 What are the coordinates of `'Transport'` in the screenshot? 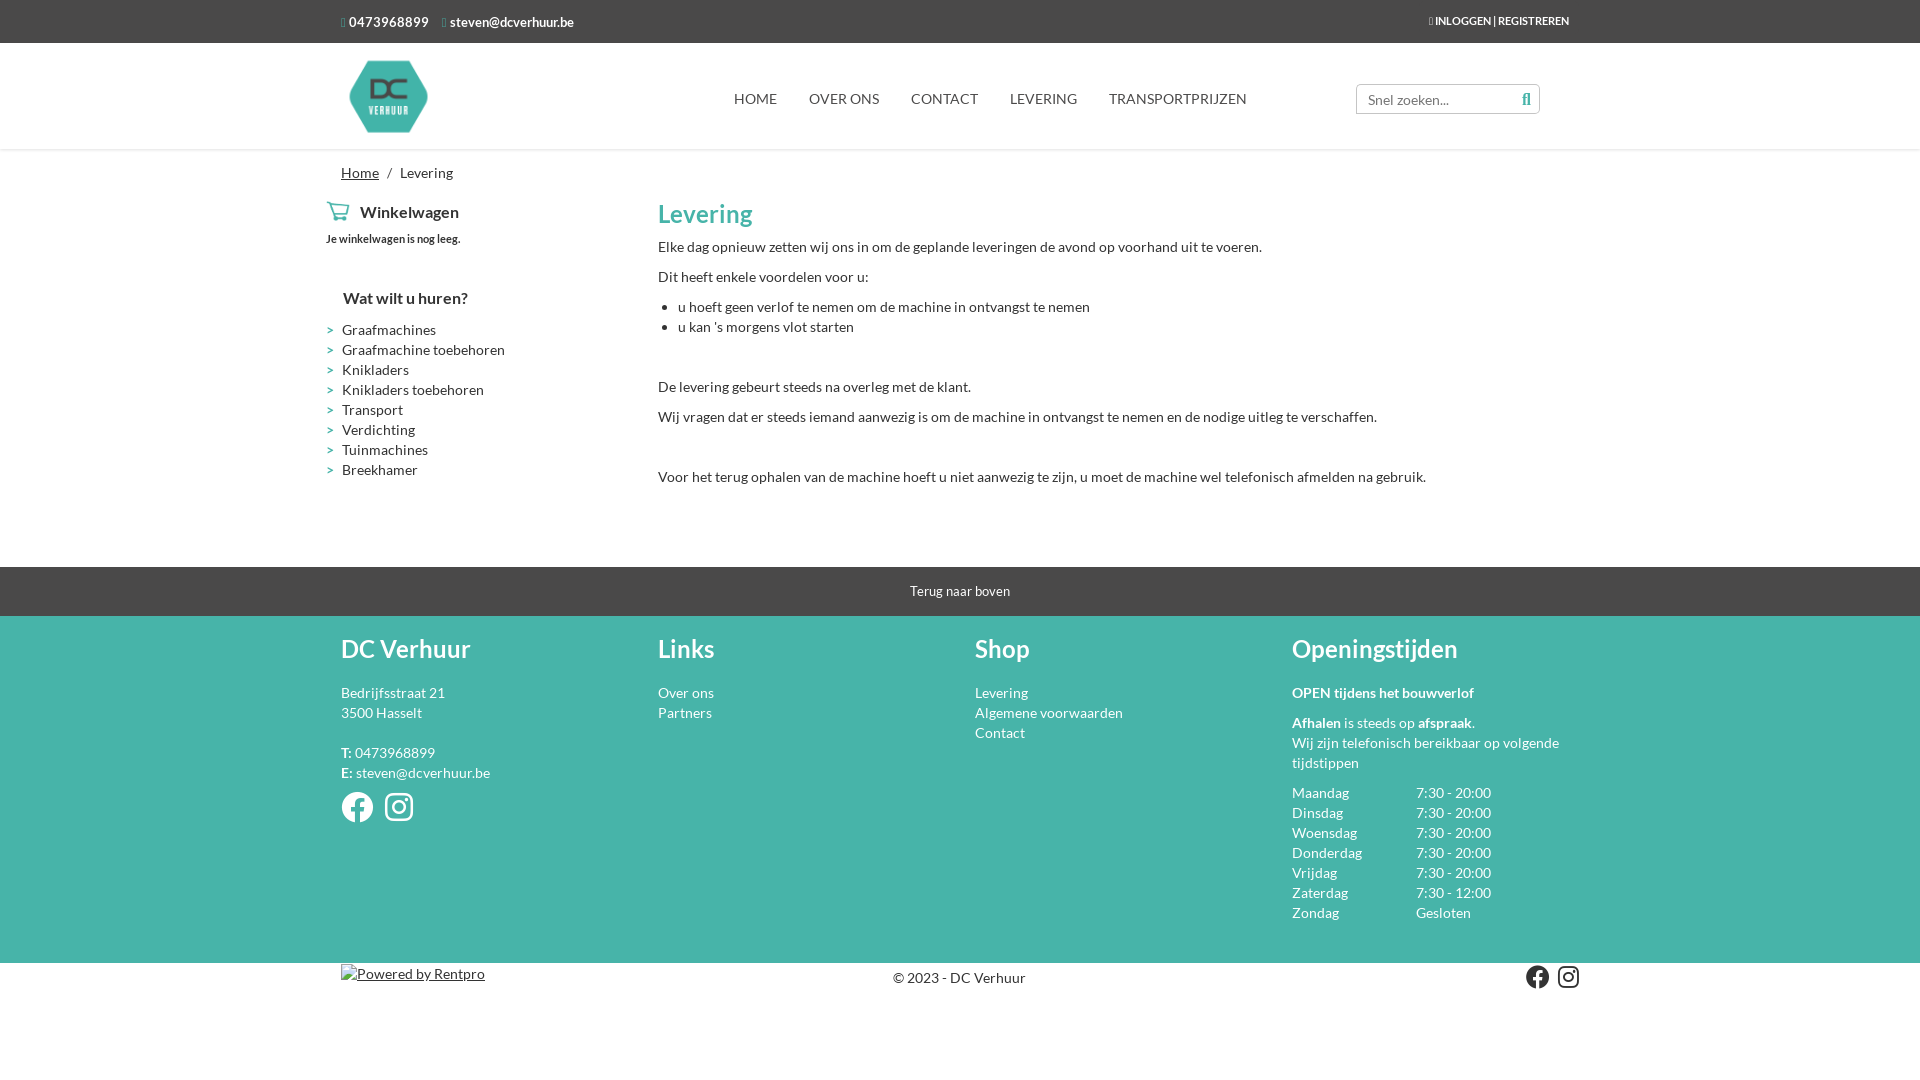 It's located at (372, 408).